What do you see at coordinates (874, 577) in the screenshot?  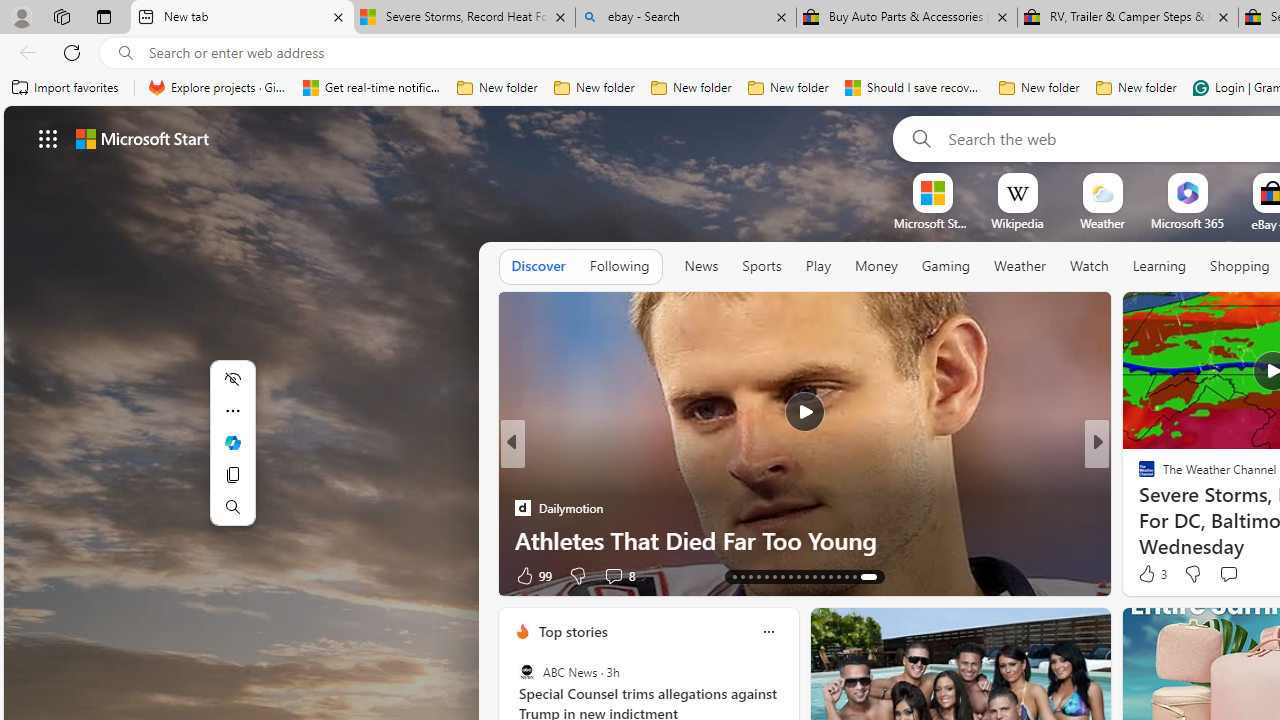 I see `'AutomationID: tab-29'` at bounding box center [874, 577].